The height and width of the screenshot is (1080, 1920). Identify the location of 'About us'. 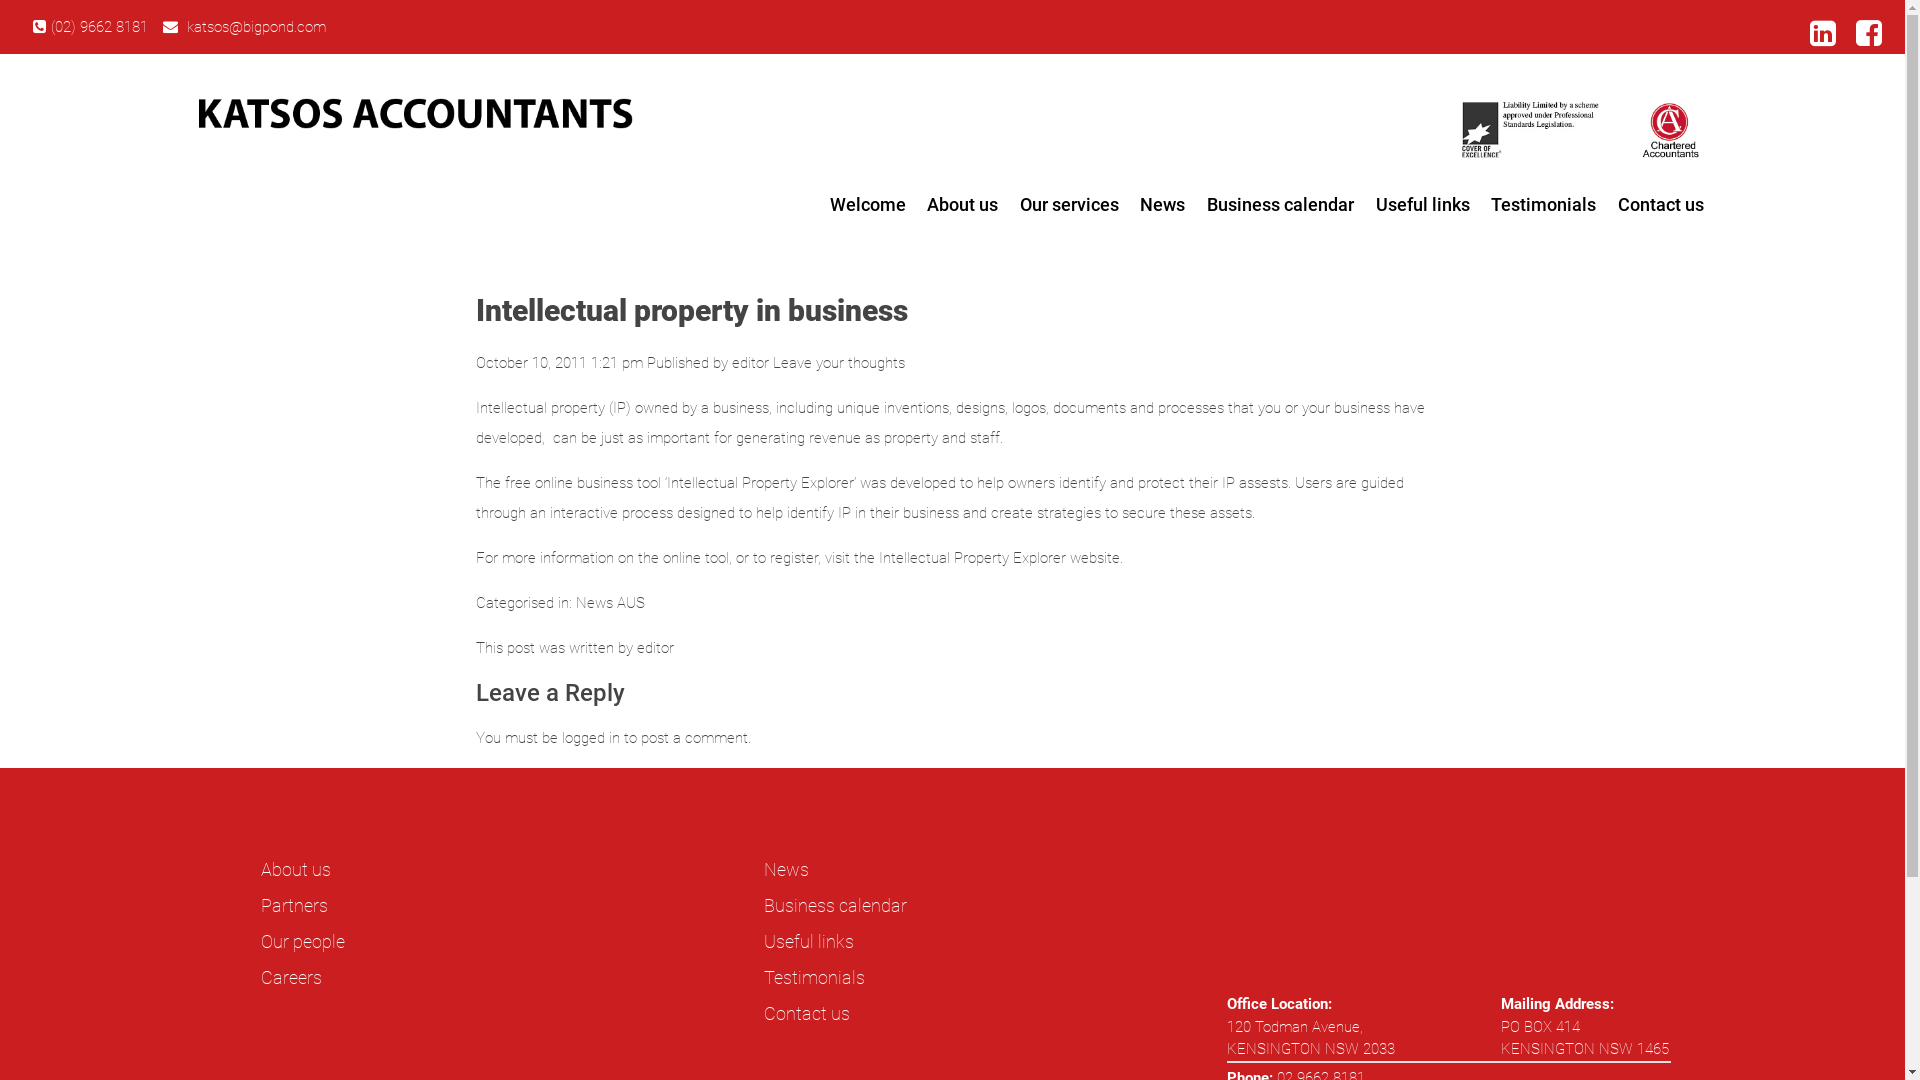
(295, 868).